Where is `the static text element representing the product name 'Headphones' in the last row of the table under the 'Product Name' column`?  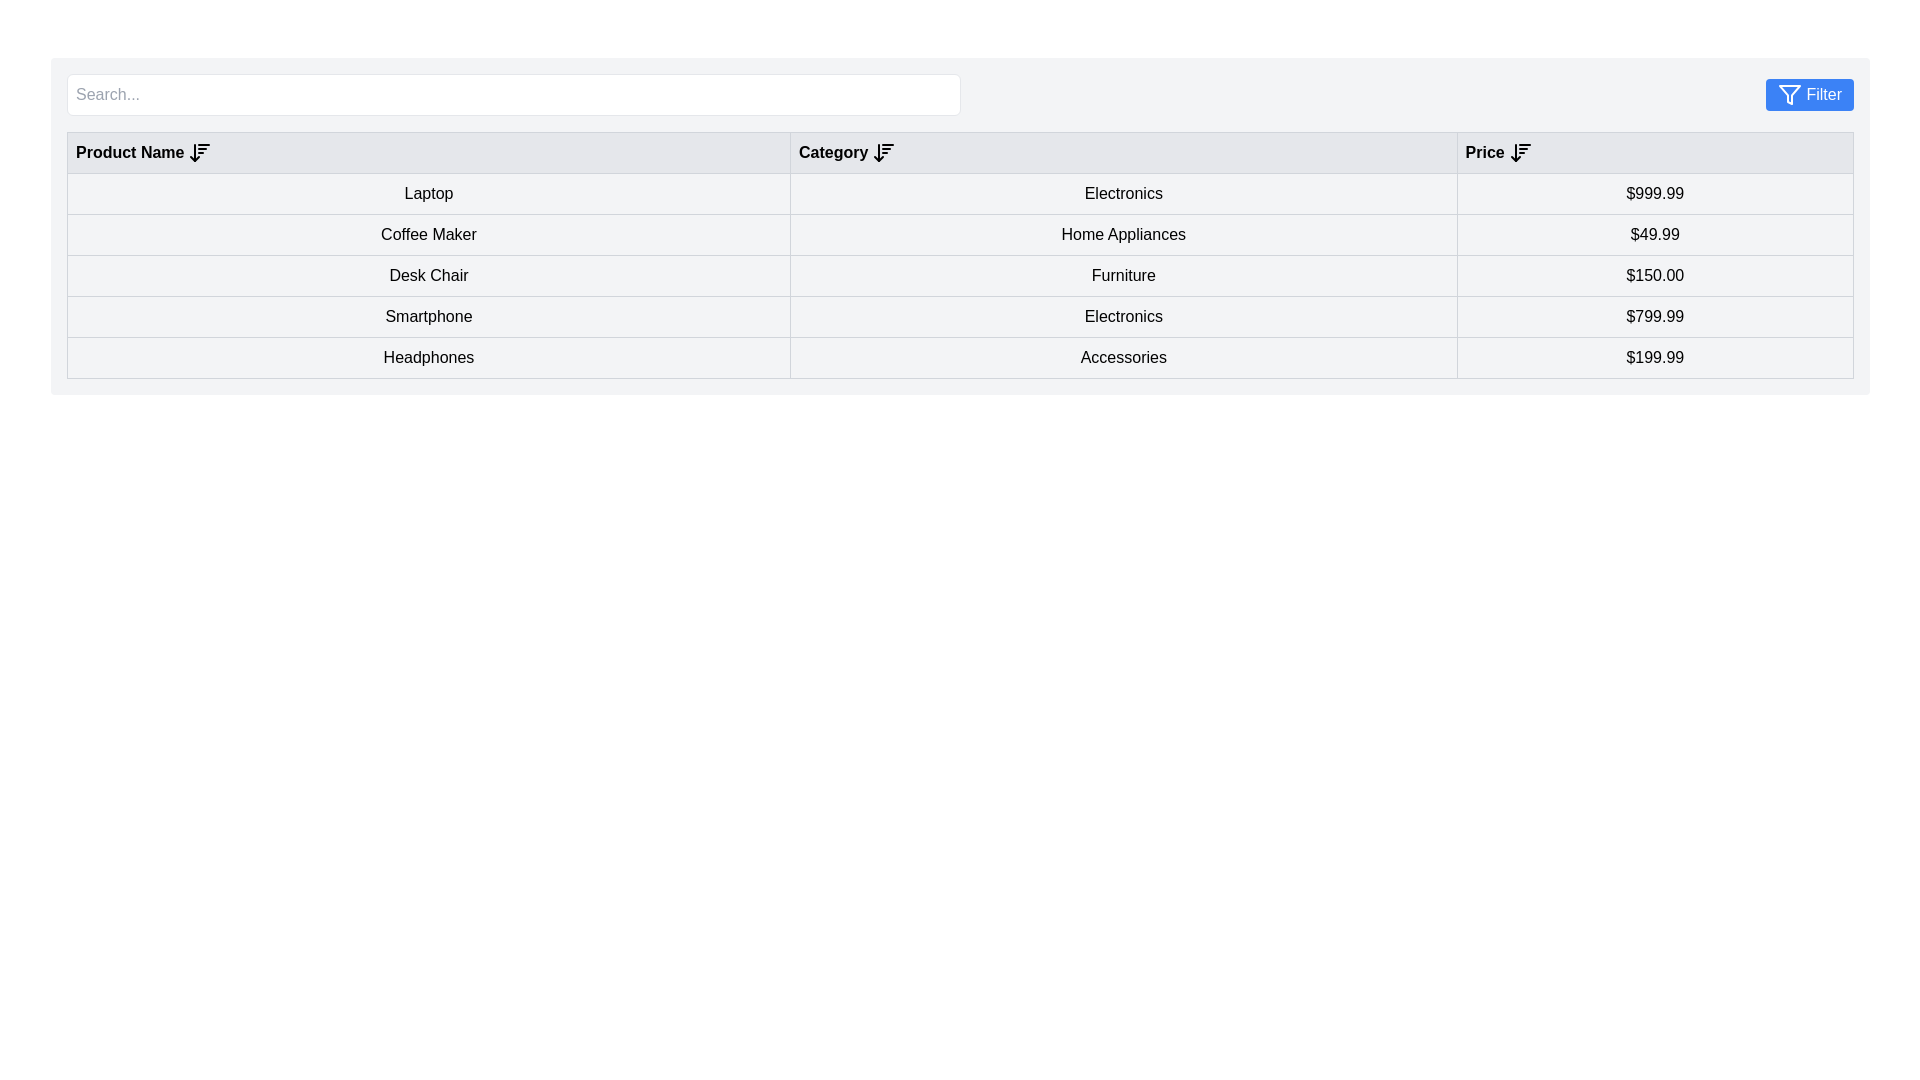 the static text element representing the product name 'Headphones' in the last row of the table under the 'Product Name' column is located at coordinates (427, 357).